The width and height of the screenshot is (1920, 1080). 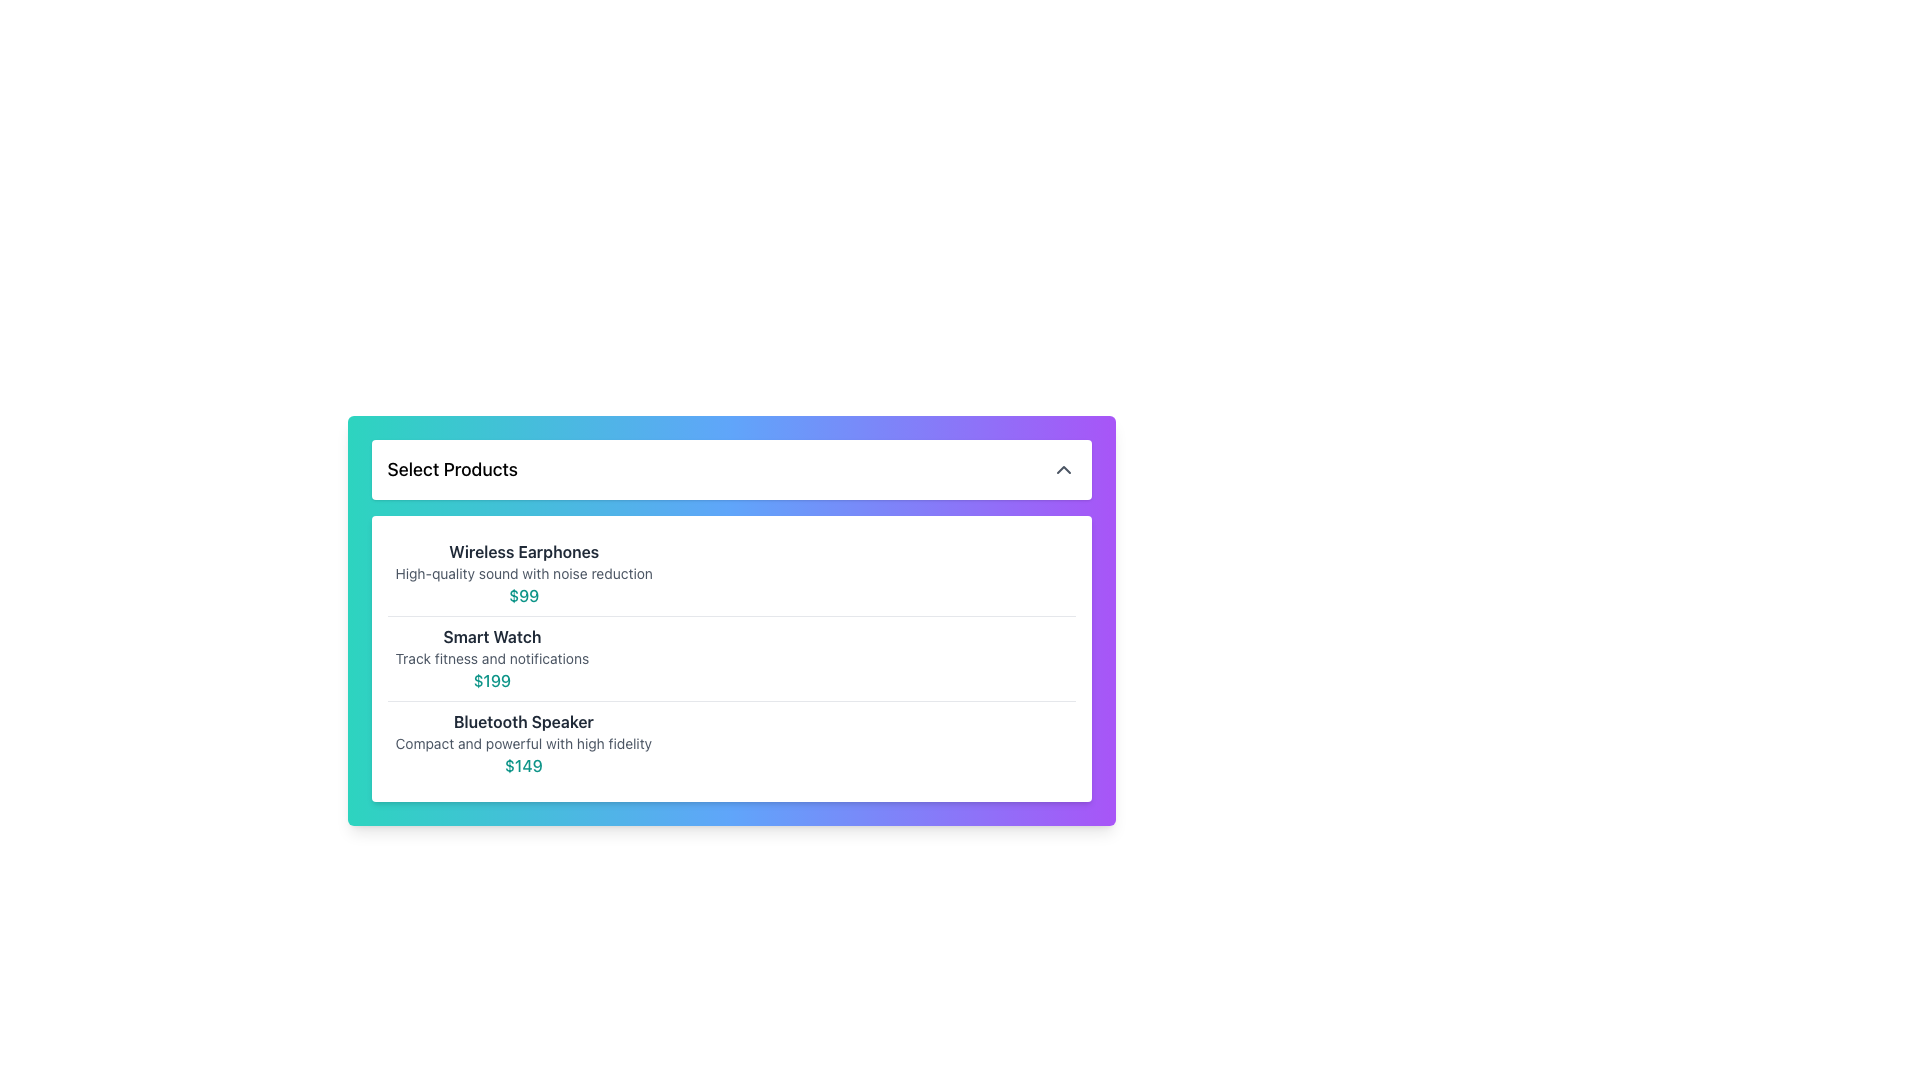 I want to click on the price text label of the 'Bluetooth Speaker' product, which is centrally aligned at the bottom of its card layout, so click(x=523, y=765).